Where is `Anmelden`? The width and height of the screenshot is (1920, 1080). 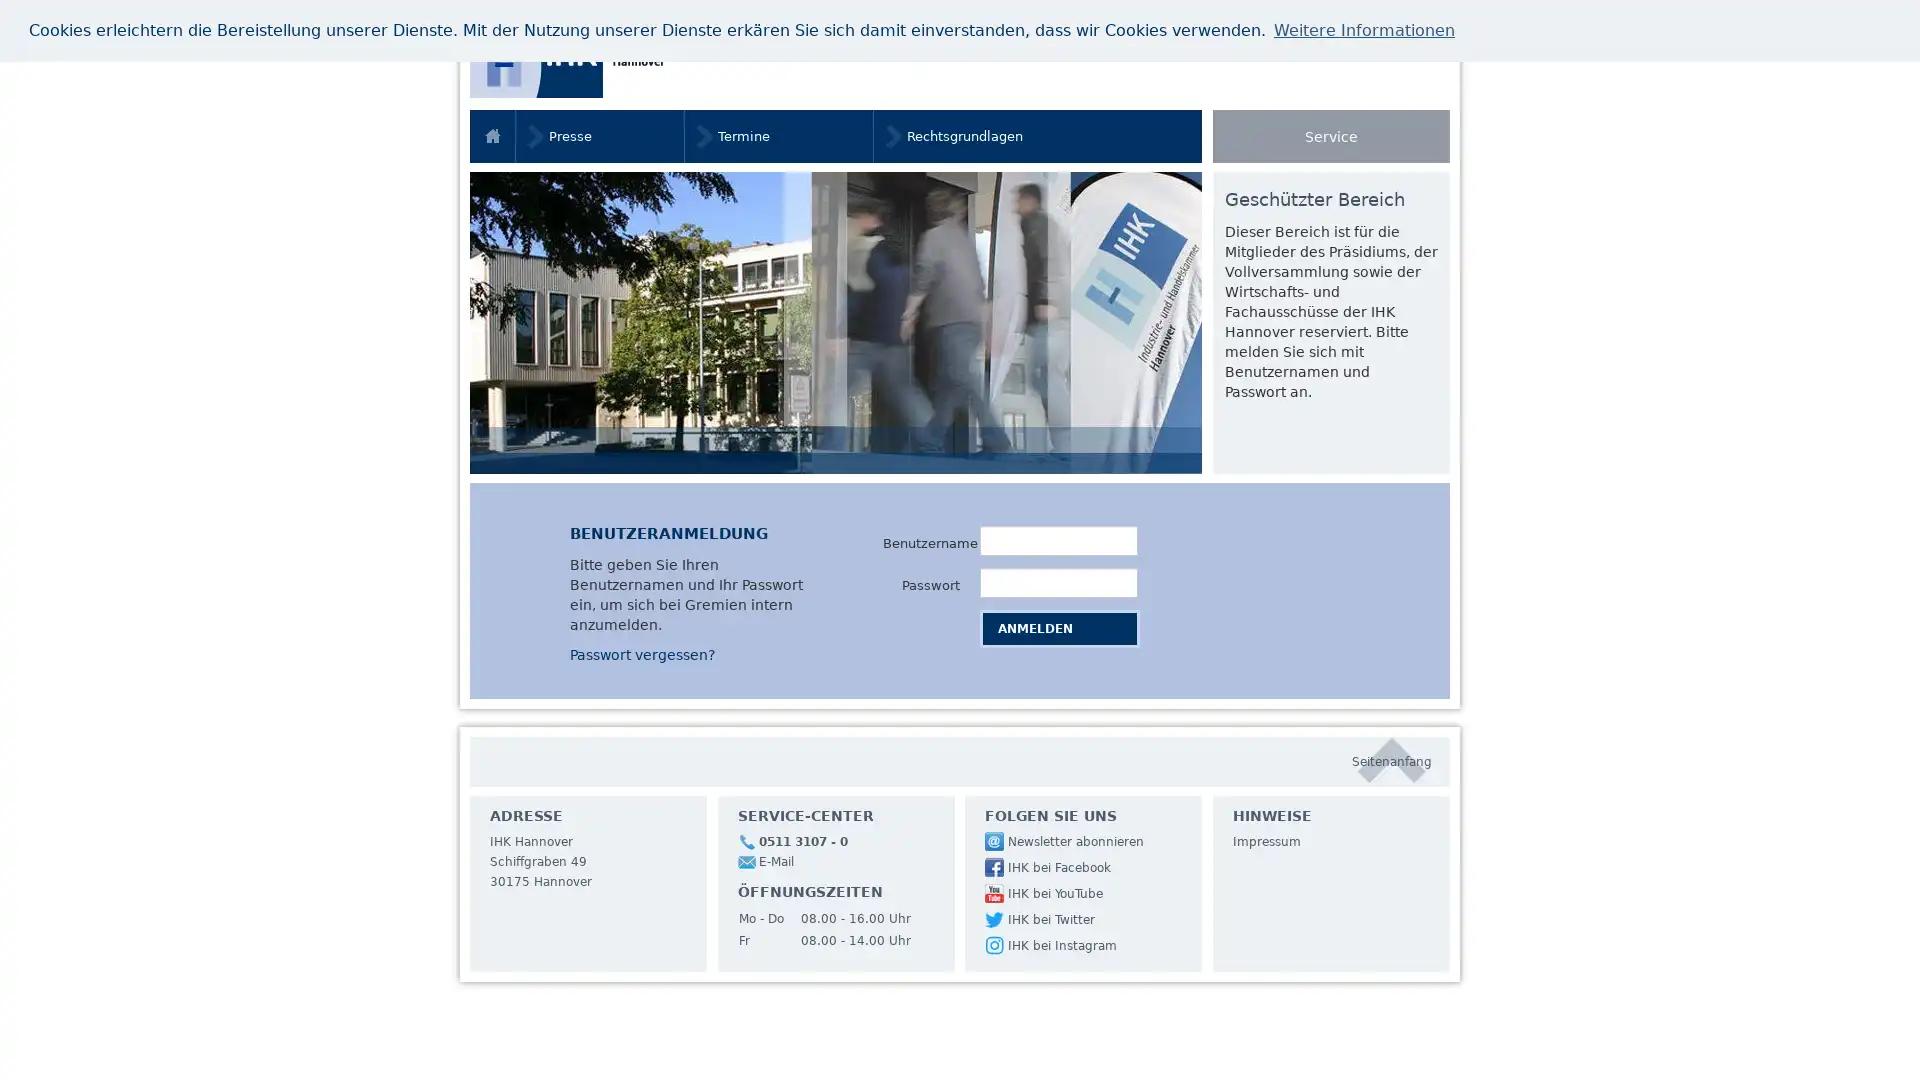 Anmelden is located at coordinates (1059, 627).